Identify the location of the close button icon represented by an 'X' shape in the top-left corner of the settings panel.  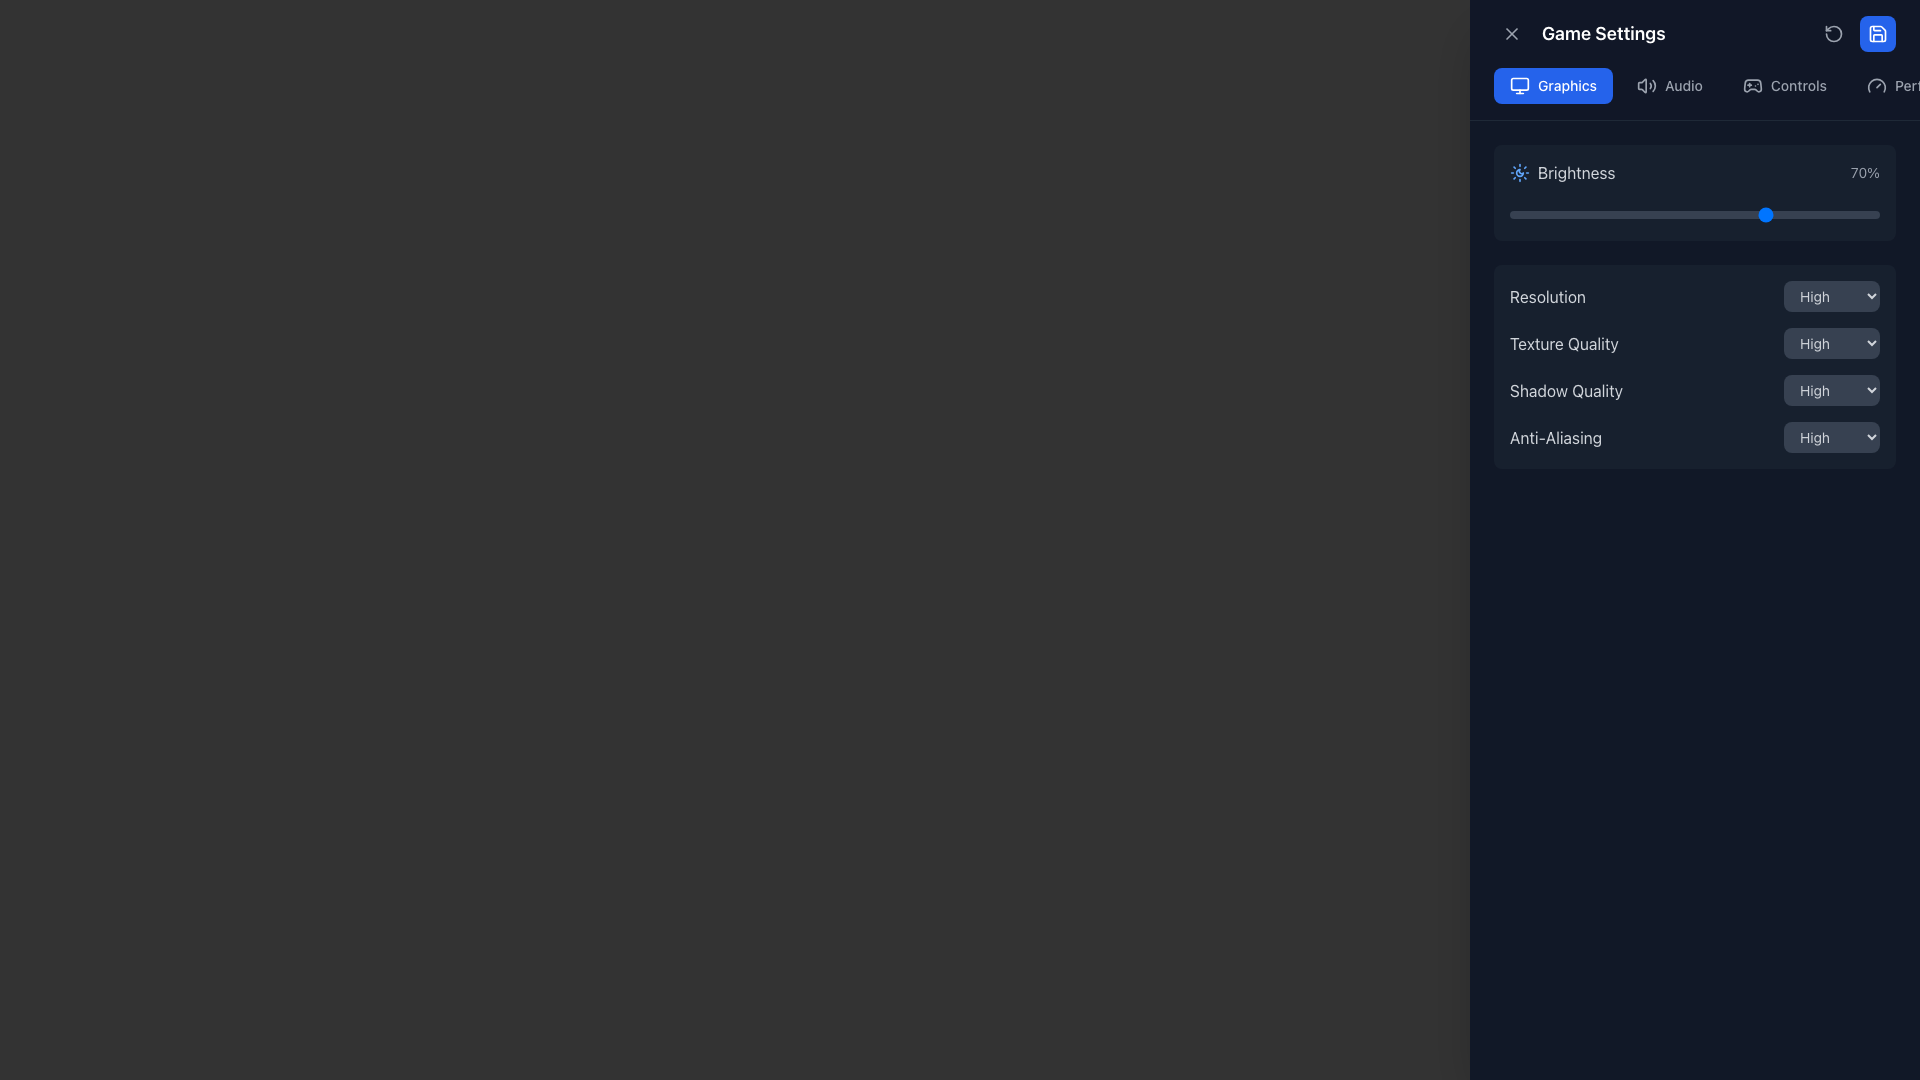
(1512, 34).